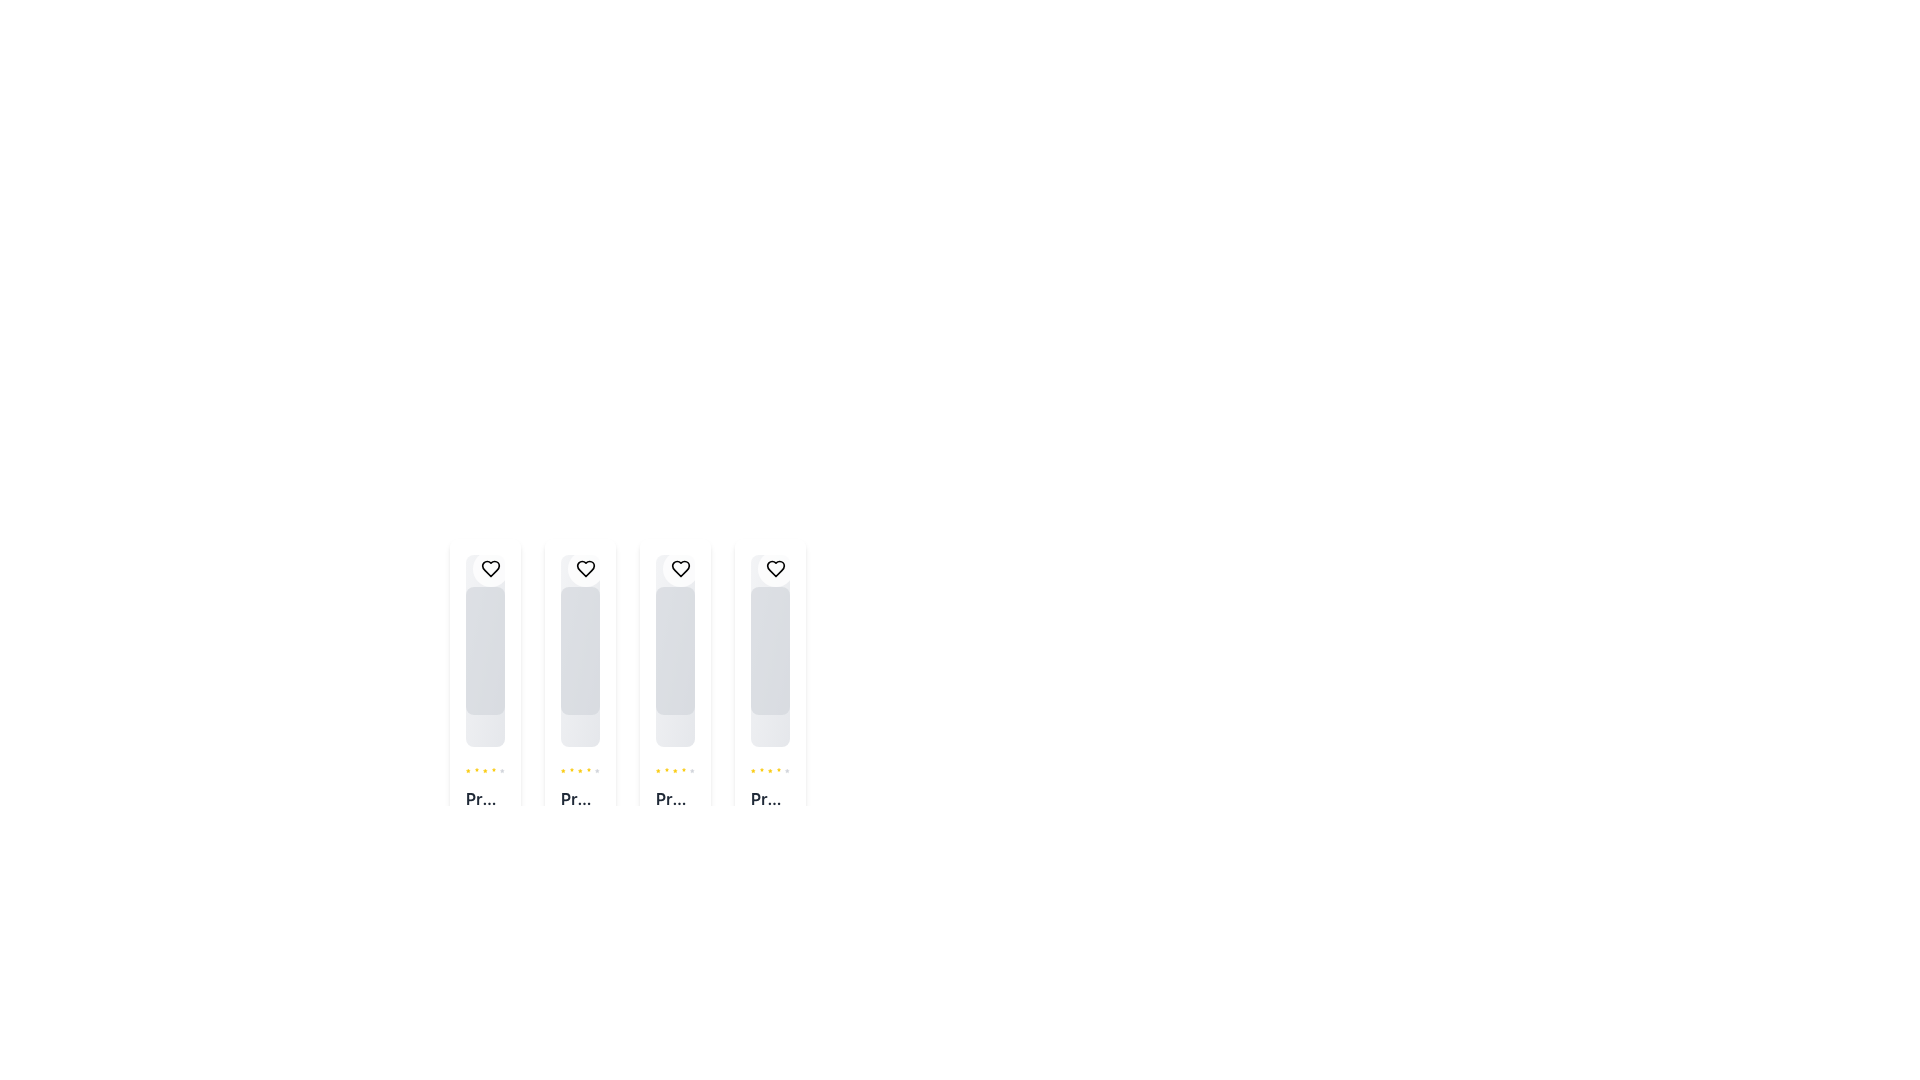 This screenshot has width=1920, height=1080. What do you see at coordinates (584, 569) in the screenshot?
I see `the heart-shaped icon outlined with a black stroke located at the top area of the second card to mark it as liked or unliked` at bounding box center [584, 569].